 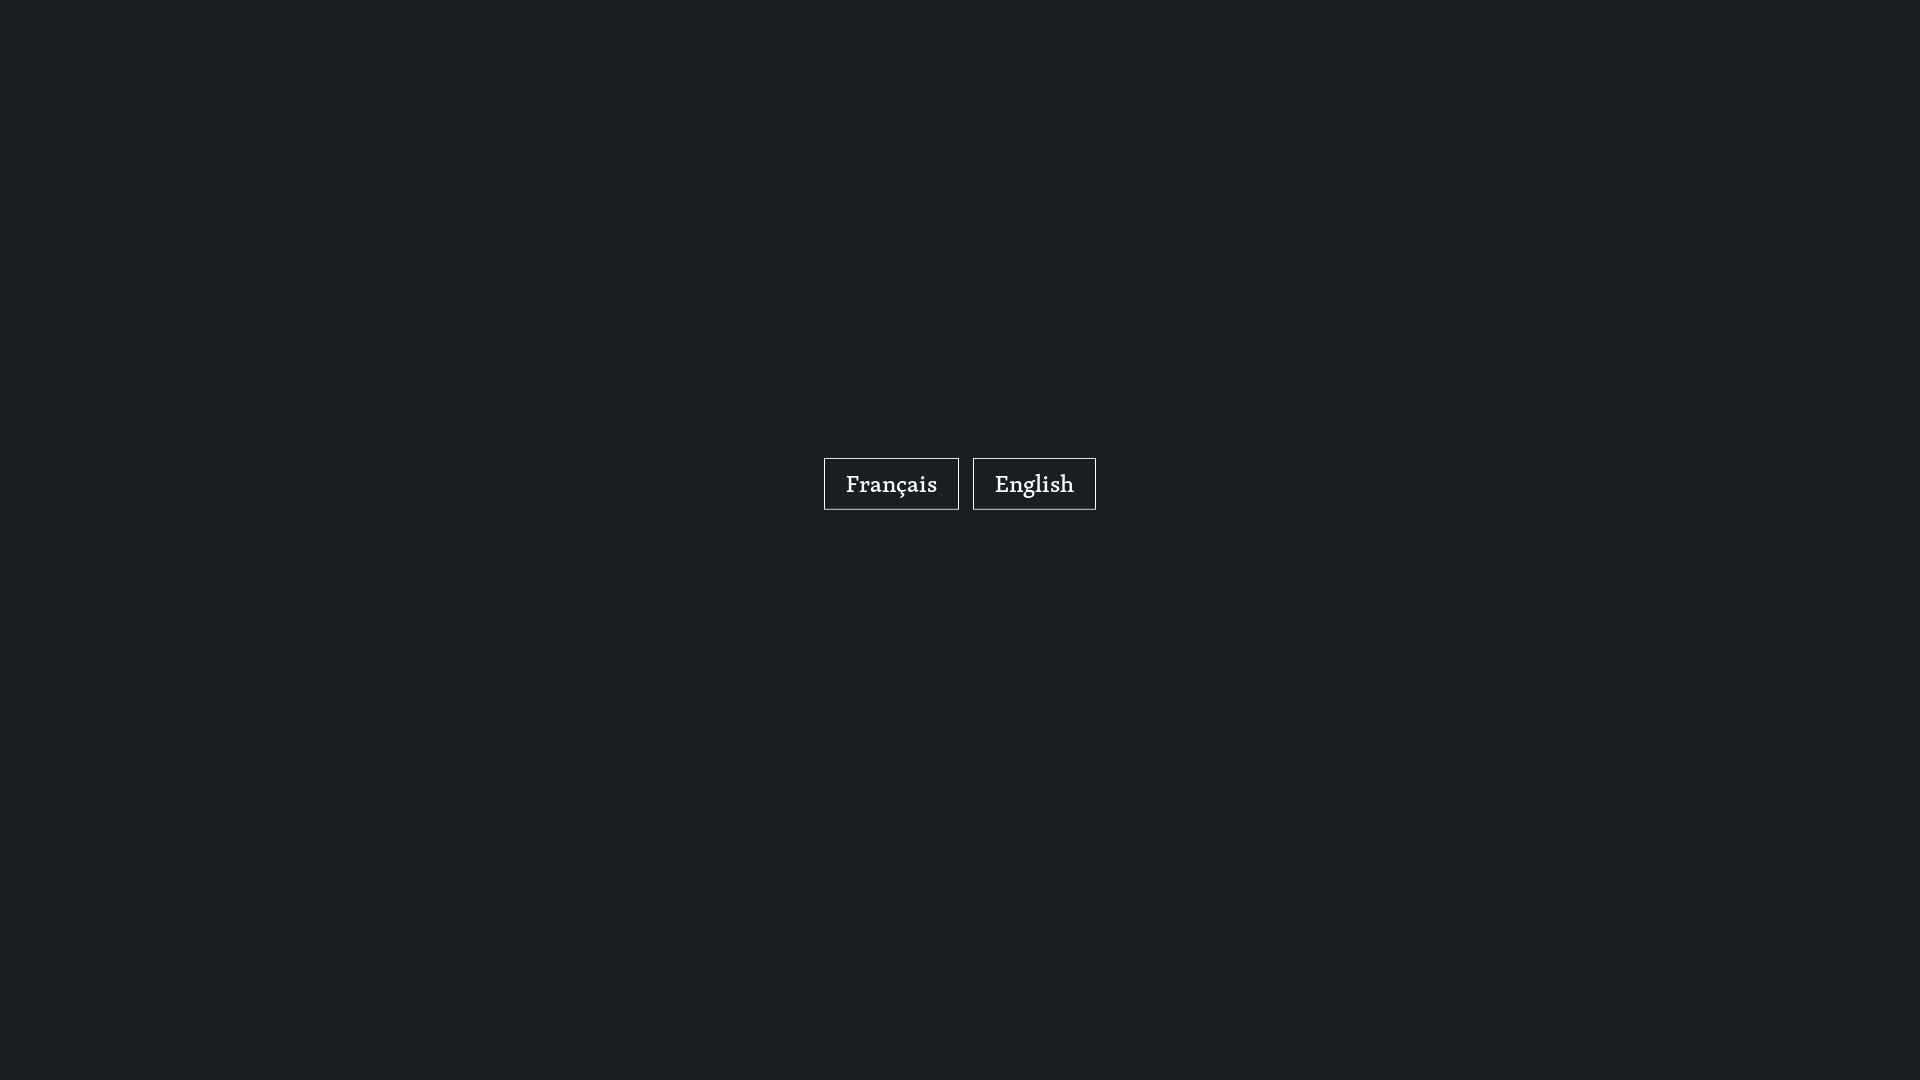 What do you see at coordinates (1034, 483) in the screenshot?
I see `'English'` at bounding box center [1034, 483].